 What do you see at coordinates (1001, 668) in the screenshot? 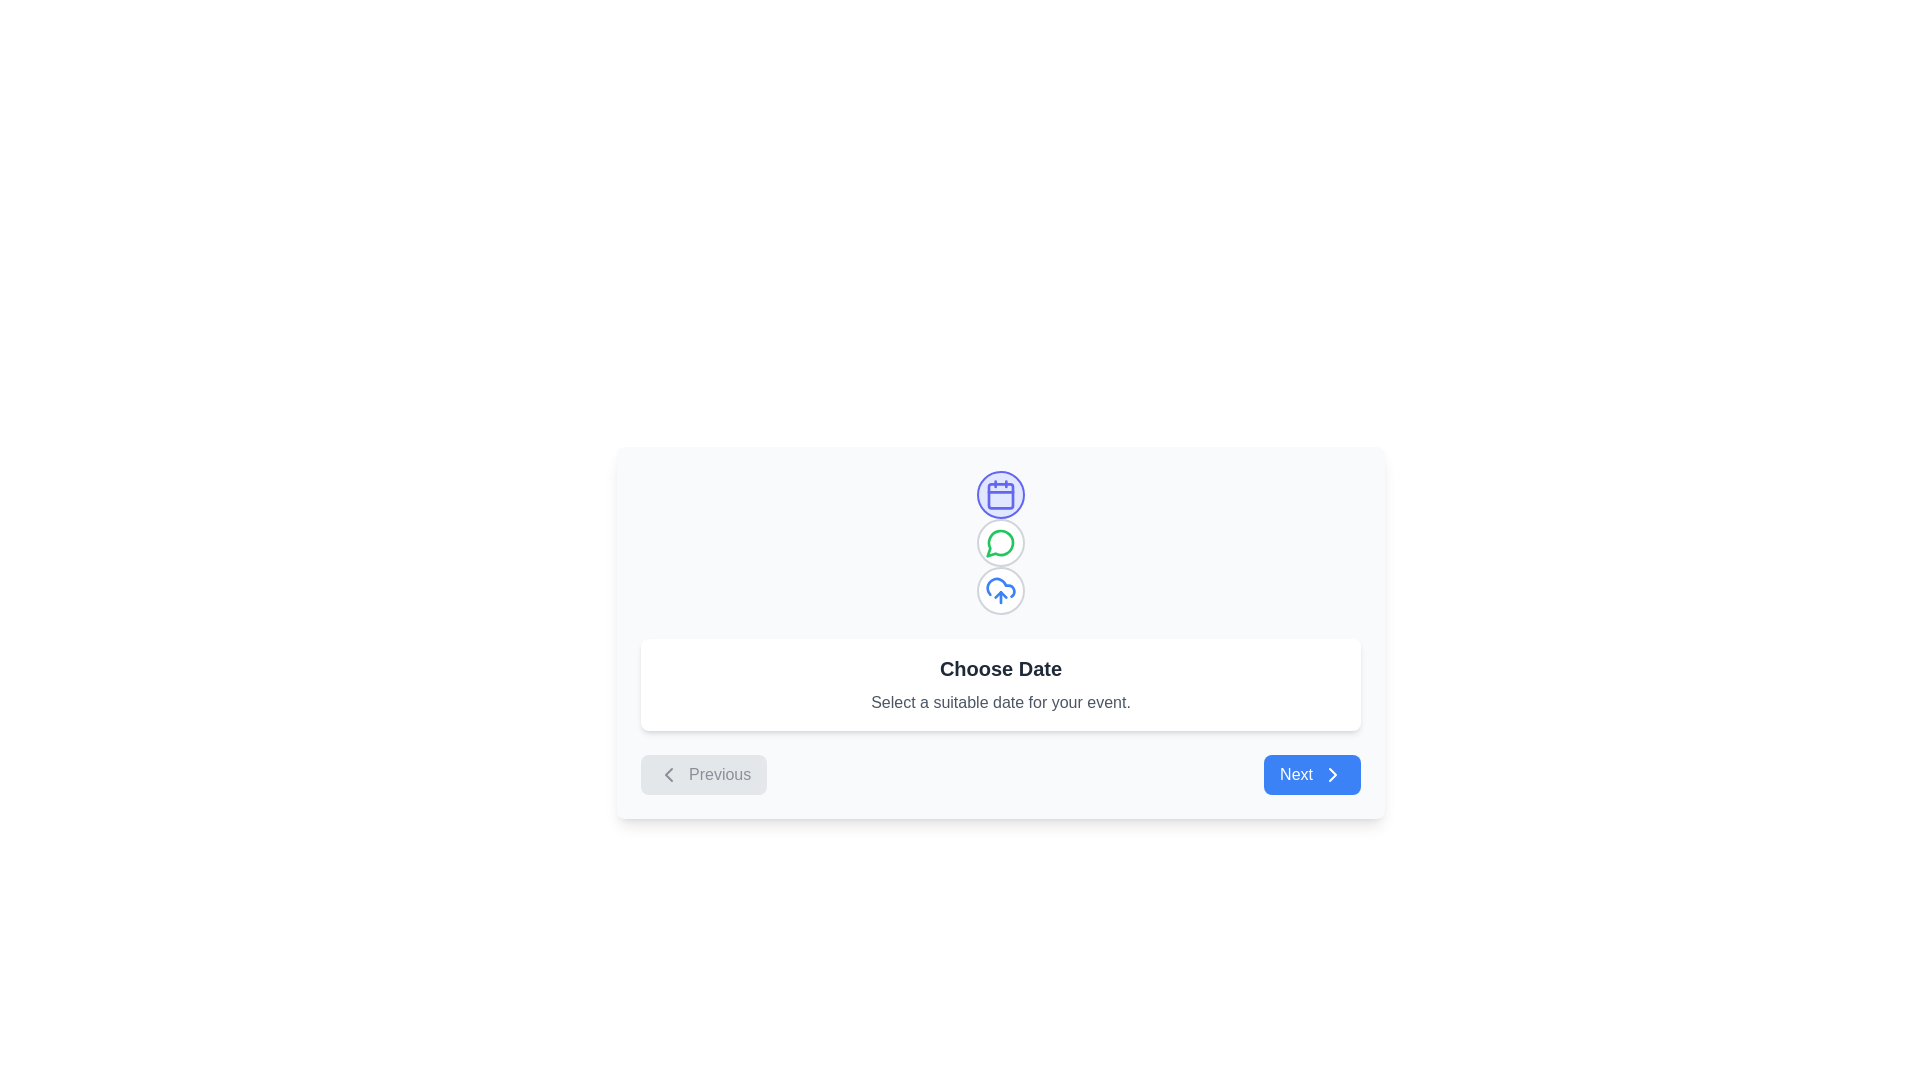
I see `the text label that introduces the date selection form, positioned above the descriptive text 'Select a suitable date for your event.'` at bounding box center [1001, 668].